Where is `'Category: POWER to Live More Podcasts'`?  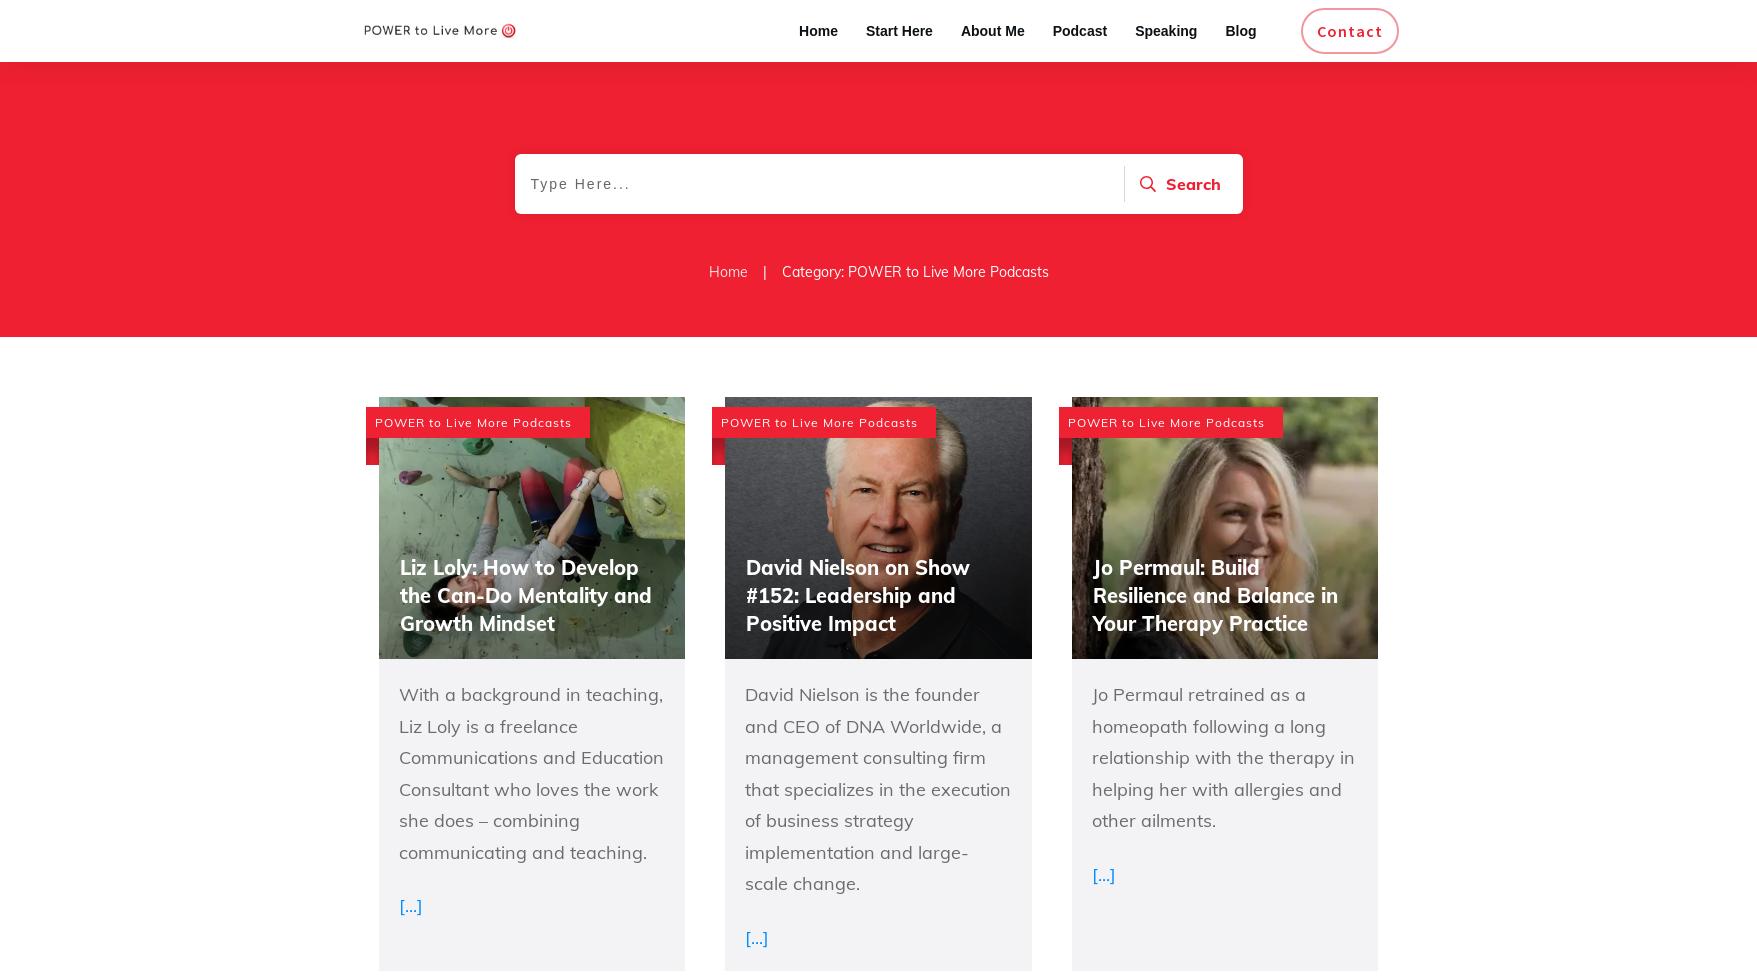 'Category: POWER to Live More Podcasts' is located at coordinates (913, 270).